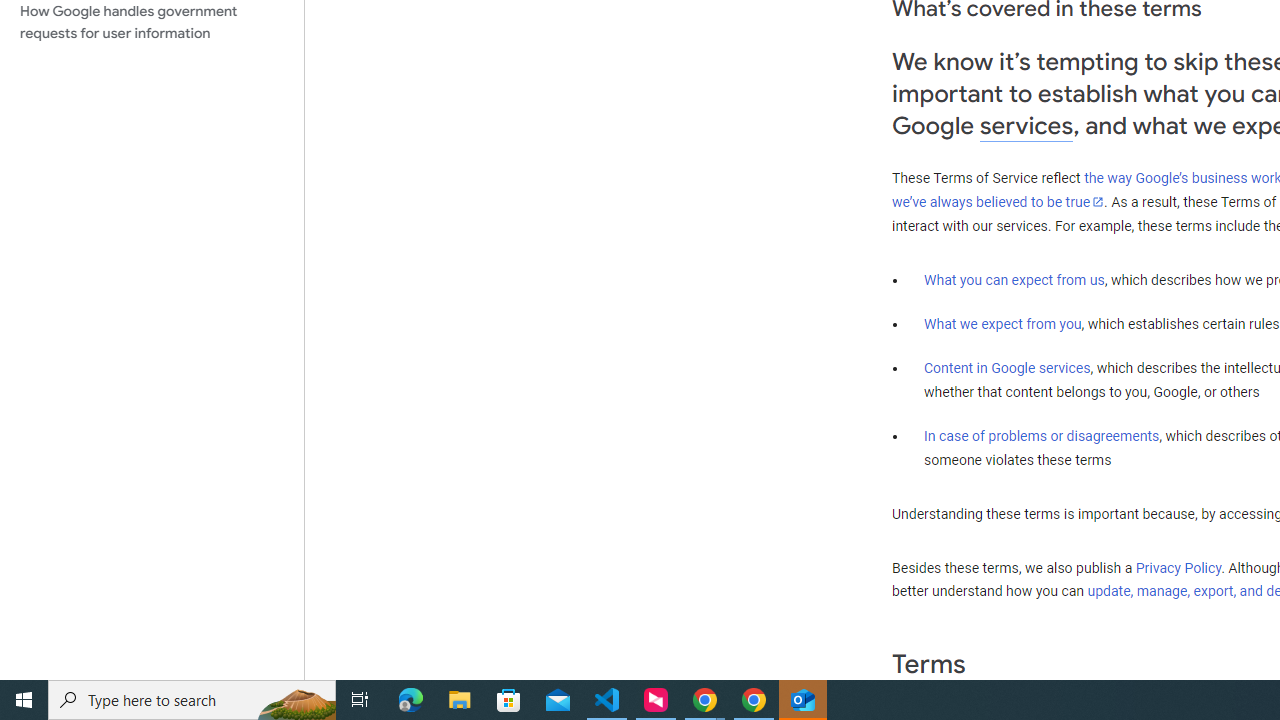  I want to click on 'In case of problems or disagreements', so click(1040, 434).